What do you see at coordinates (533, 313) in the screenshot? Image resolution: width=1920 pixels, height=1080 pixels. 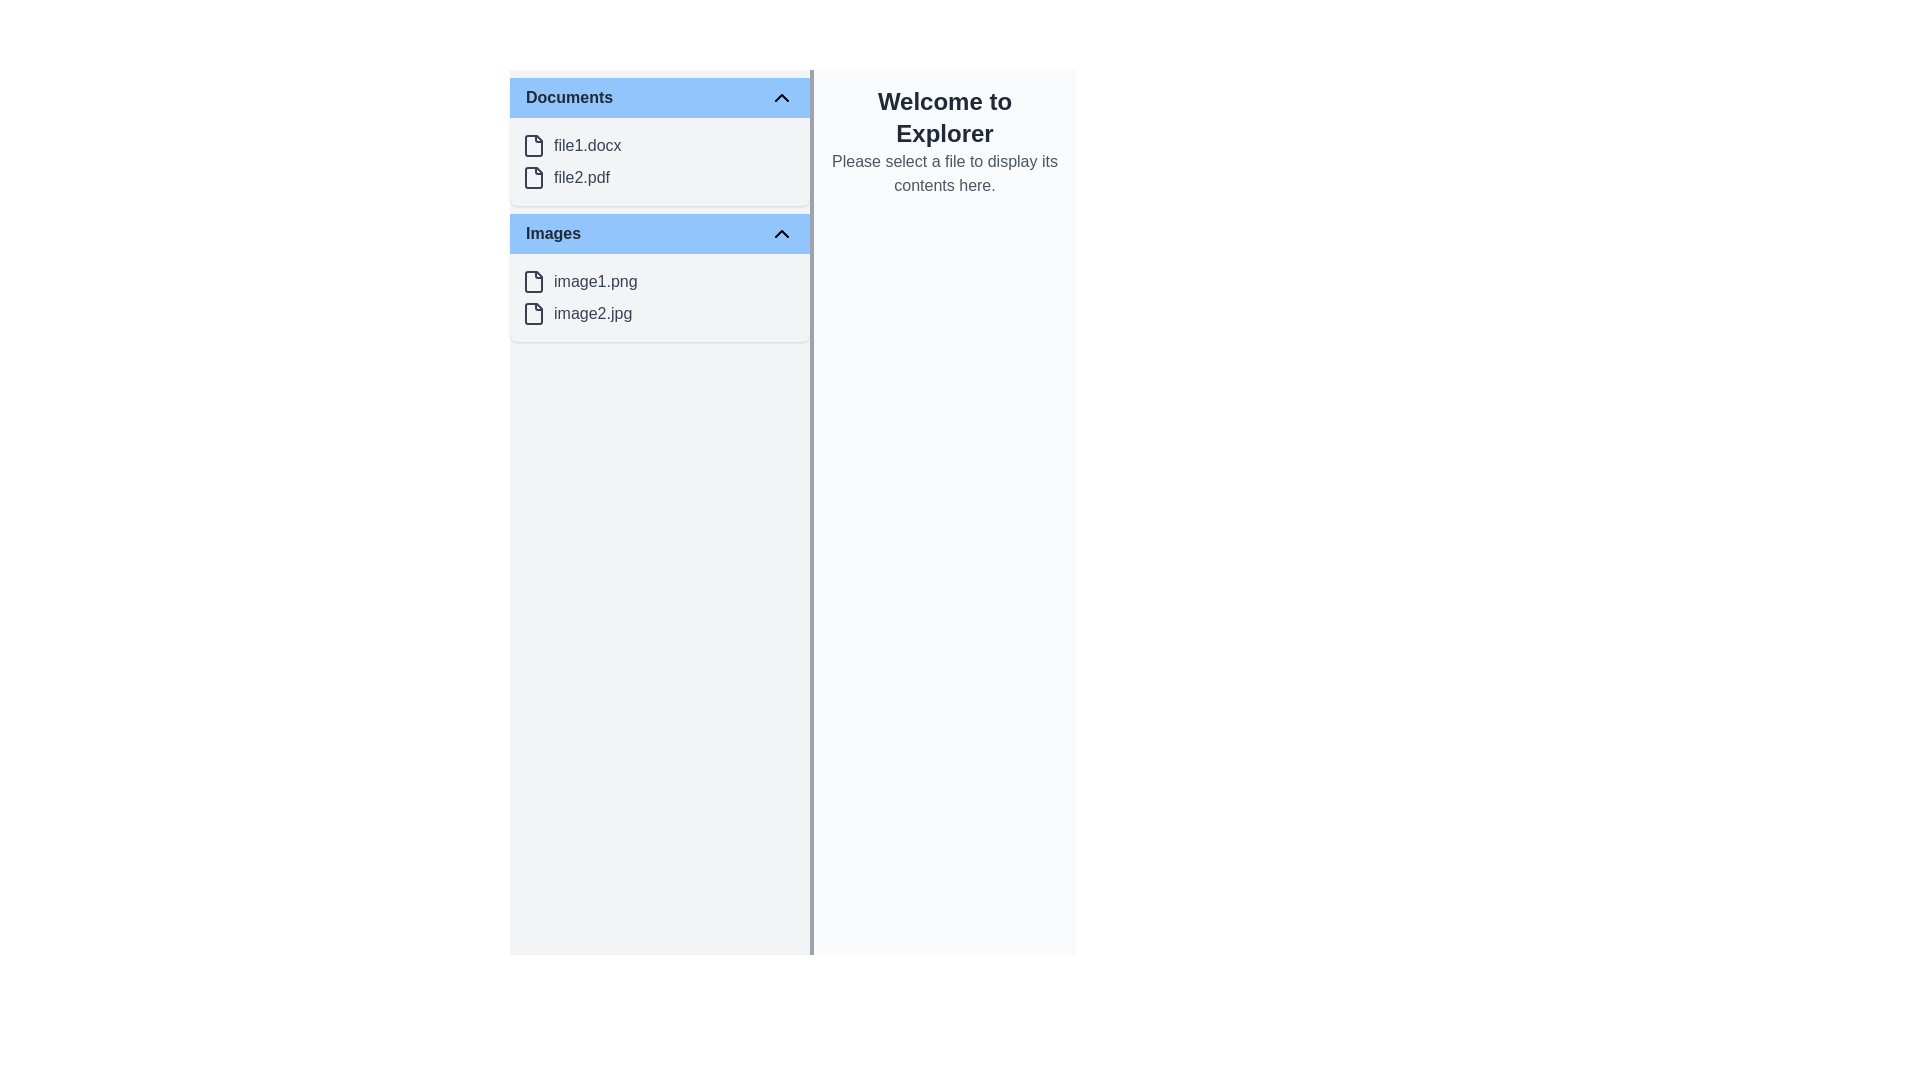 I see `the file type icon located in the 'Images' section, adjacent to the 'image2.jpg' text, to provide a visual cue for file identification` at bounding box center [533, 313].